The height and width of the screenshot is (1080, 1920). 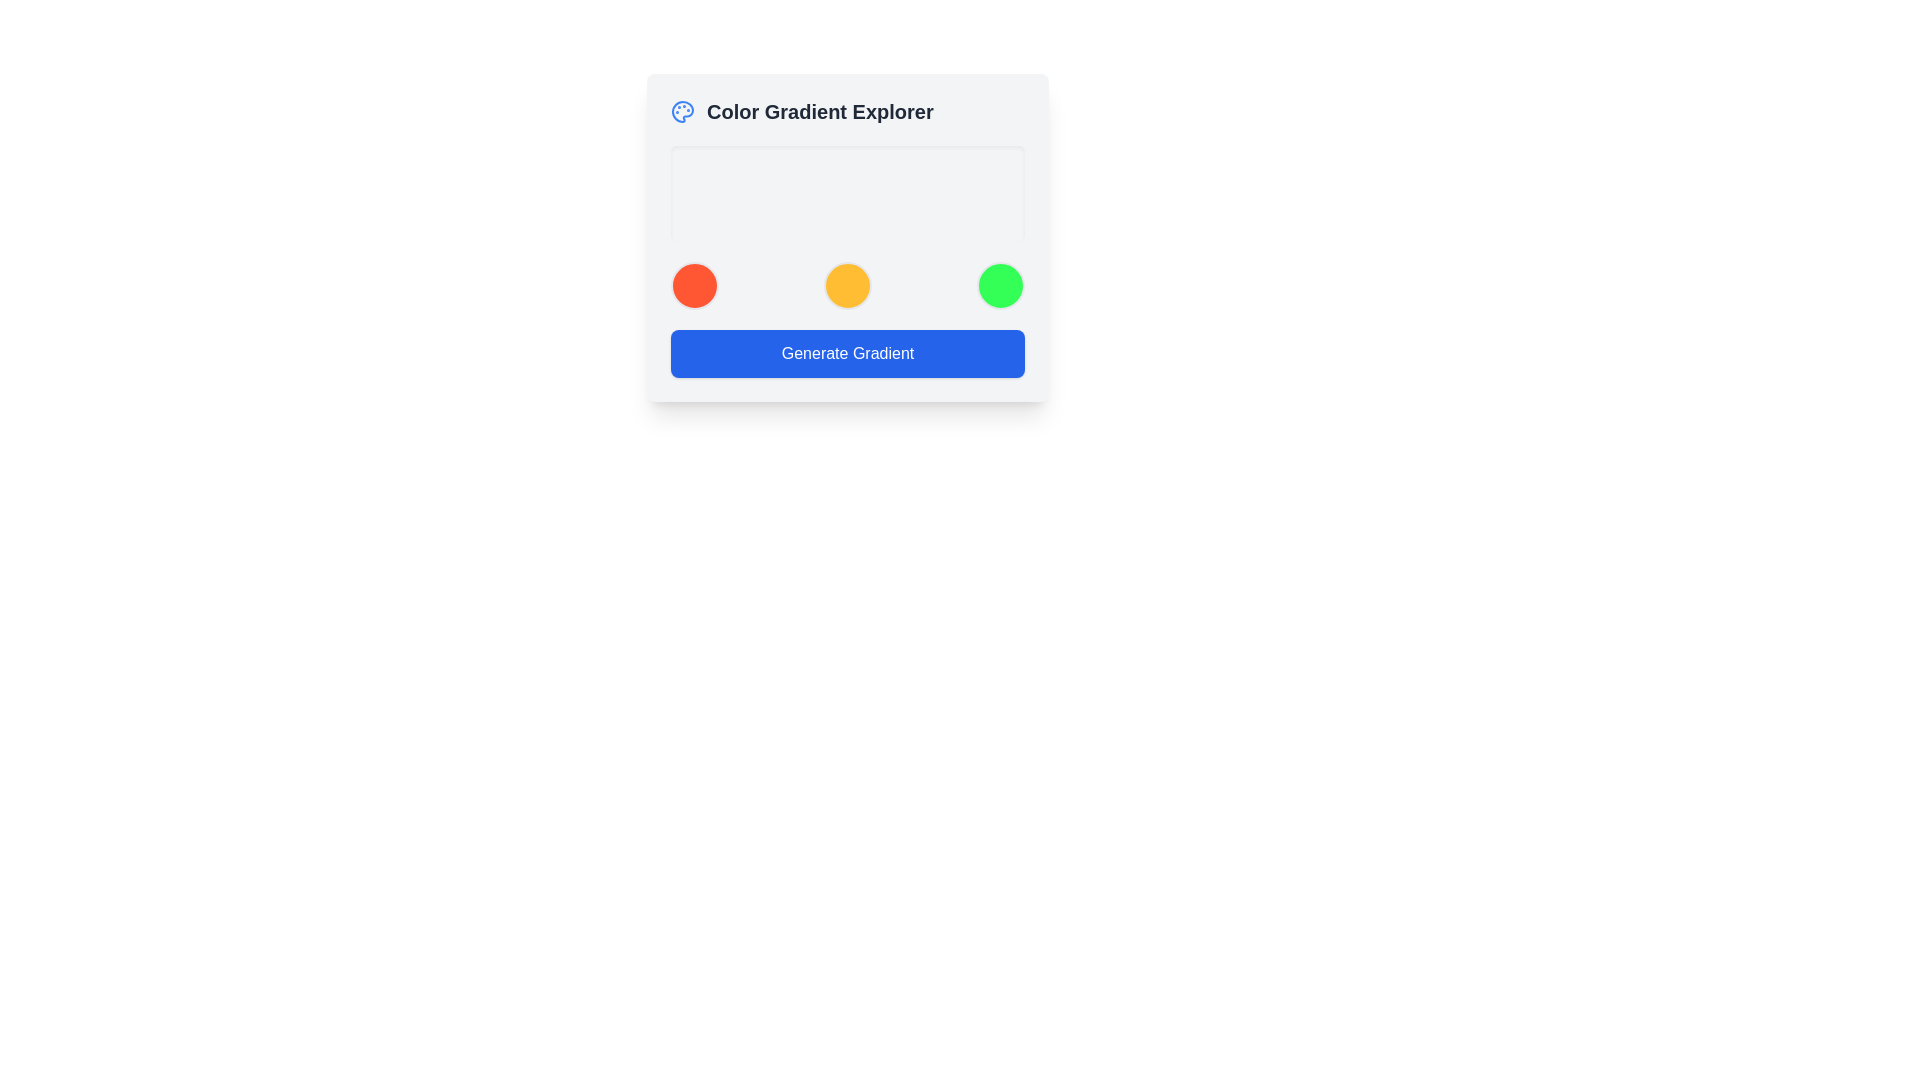 What do you see at coordinates (848, 353) in the screenshot?
I see `the 'Generate Gradient' button, which is a rectangular button with a bright blue background and white text, located below three circular colored indicators` at bounding box center [848, 353].